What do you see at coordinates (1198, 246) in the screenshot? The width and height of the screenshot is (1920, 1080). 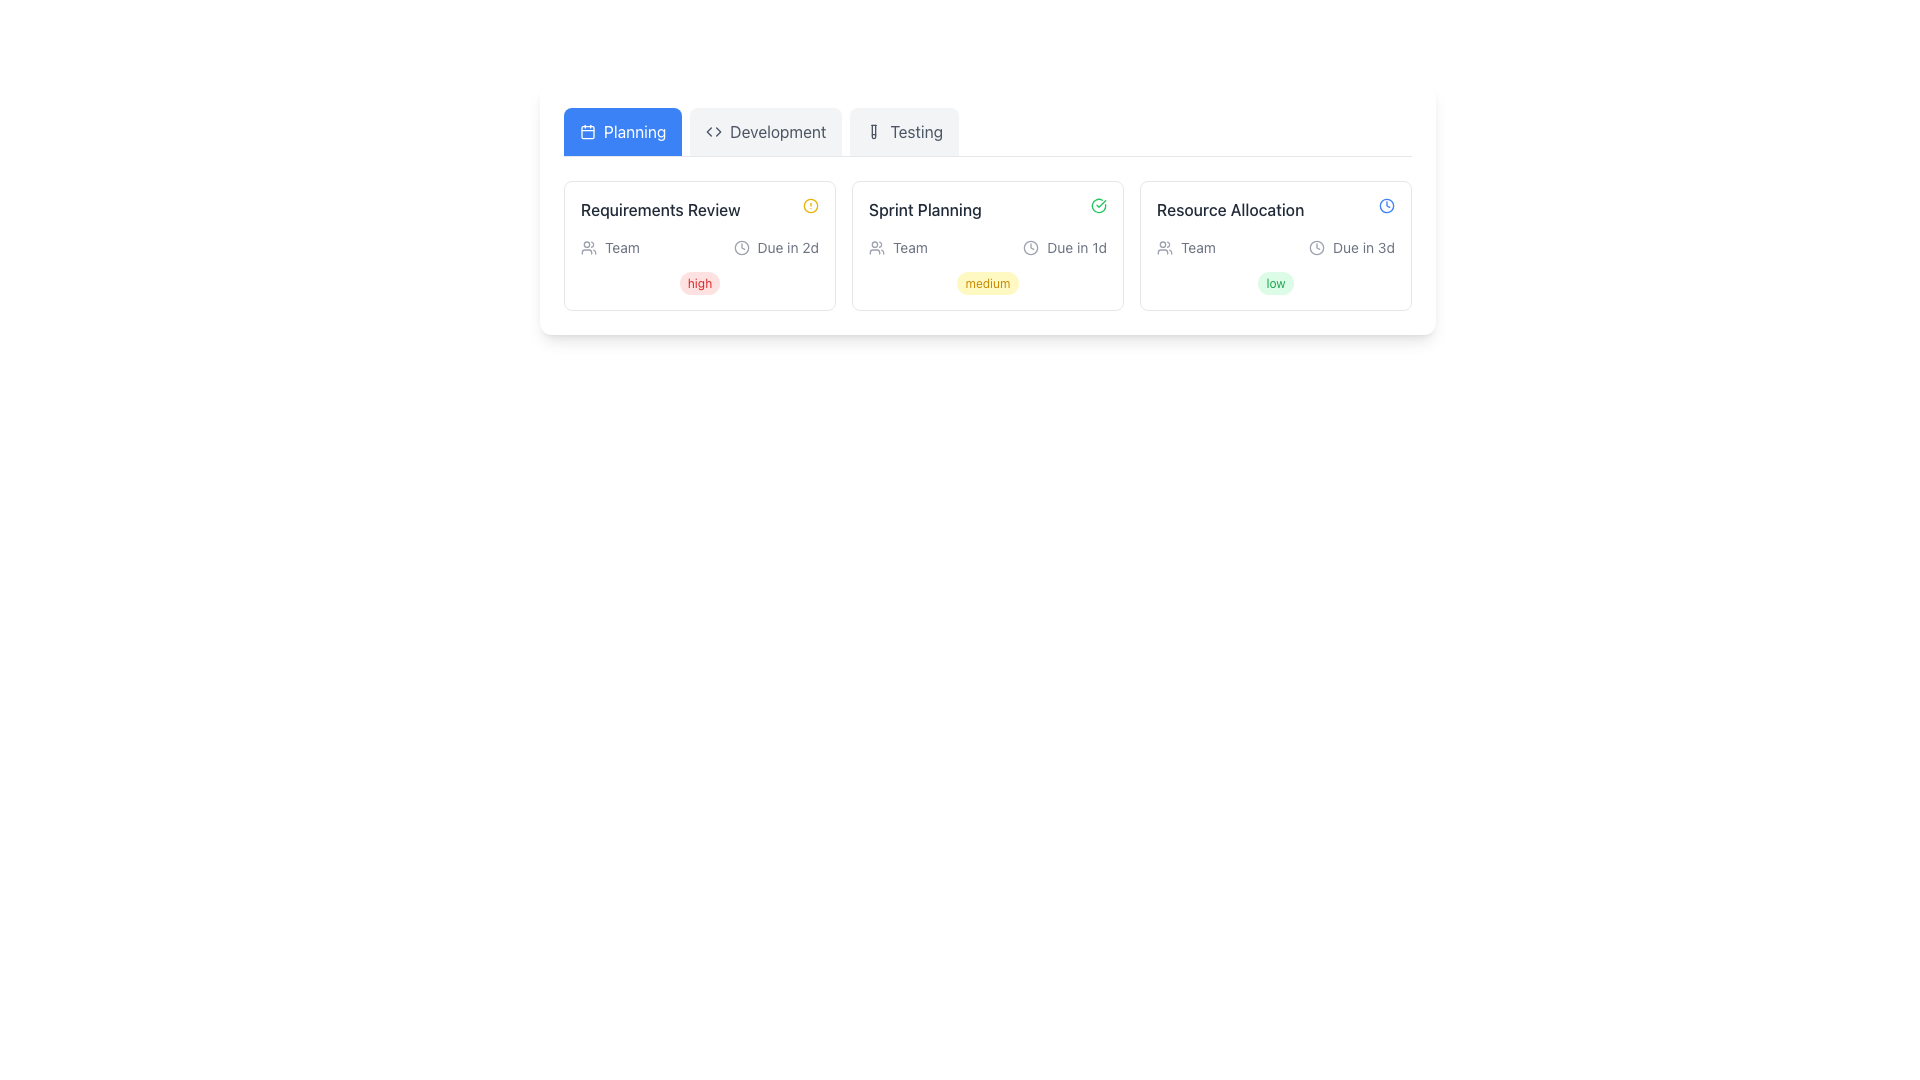 I see `the textual label displaying the word 'Team' in a small gray font, located in the lower-left corner of the 'Resource Allocation' card within the 'Planning' section` at bounding box center [1198, 246].